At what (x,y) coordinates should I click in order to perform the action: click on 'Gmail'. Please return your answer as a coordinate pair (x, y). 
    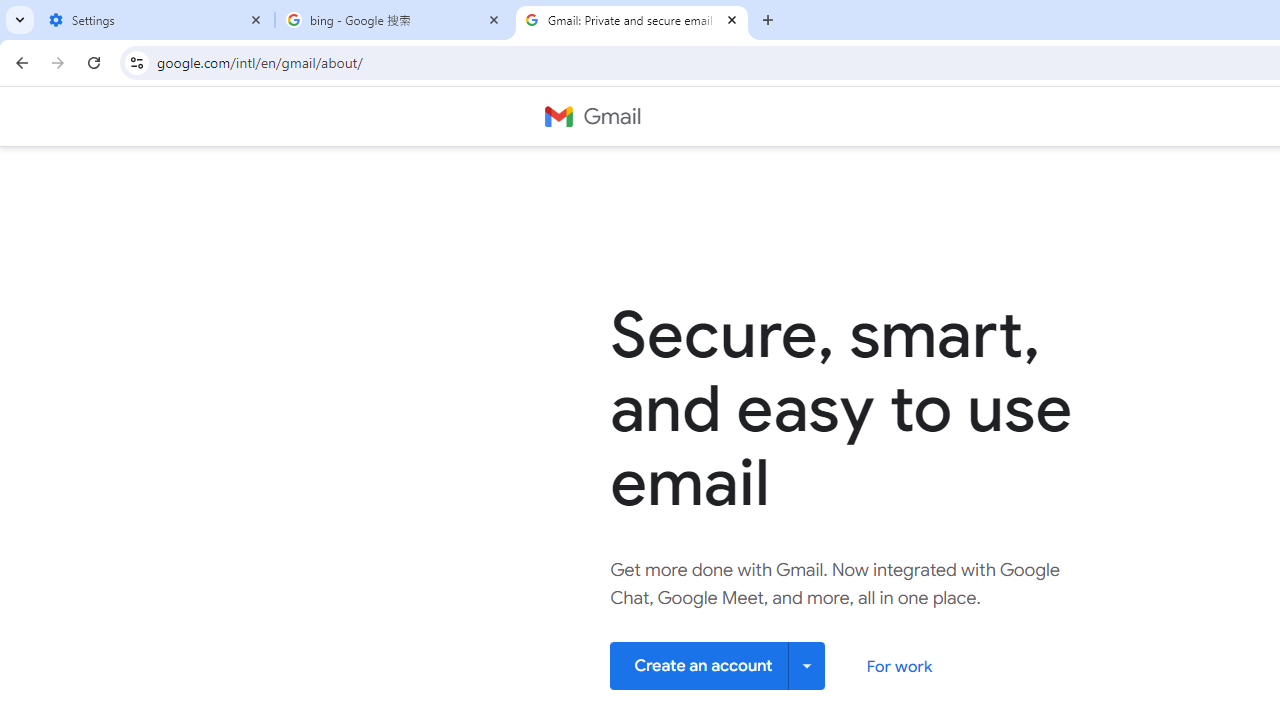
    Looking at the image, I should click on (591, 117).